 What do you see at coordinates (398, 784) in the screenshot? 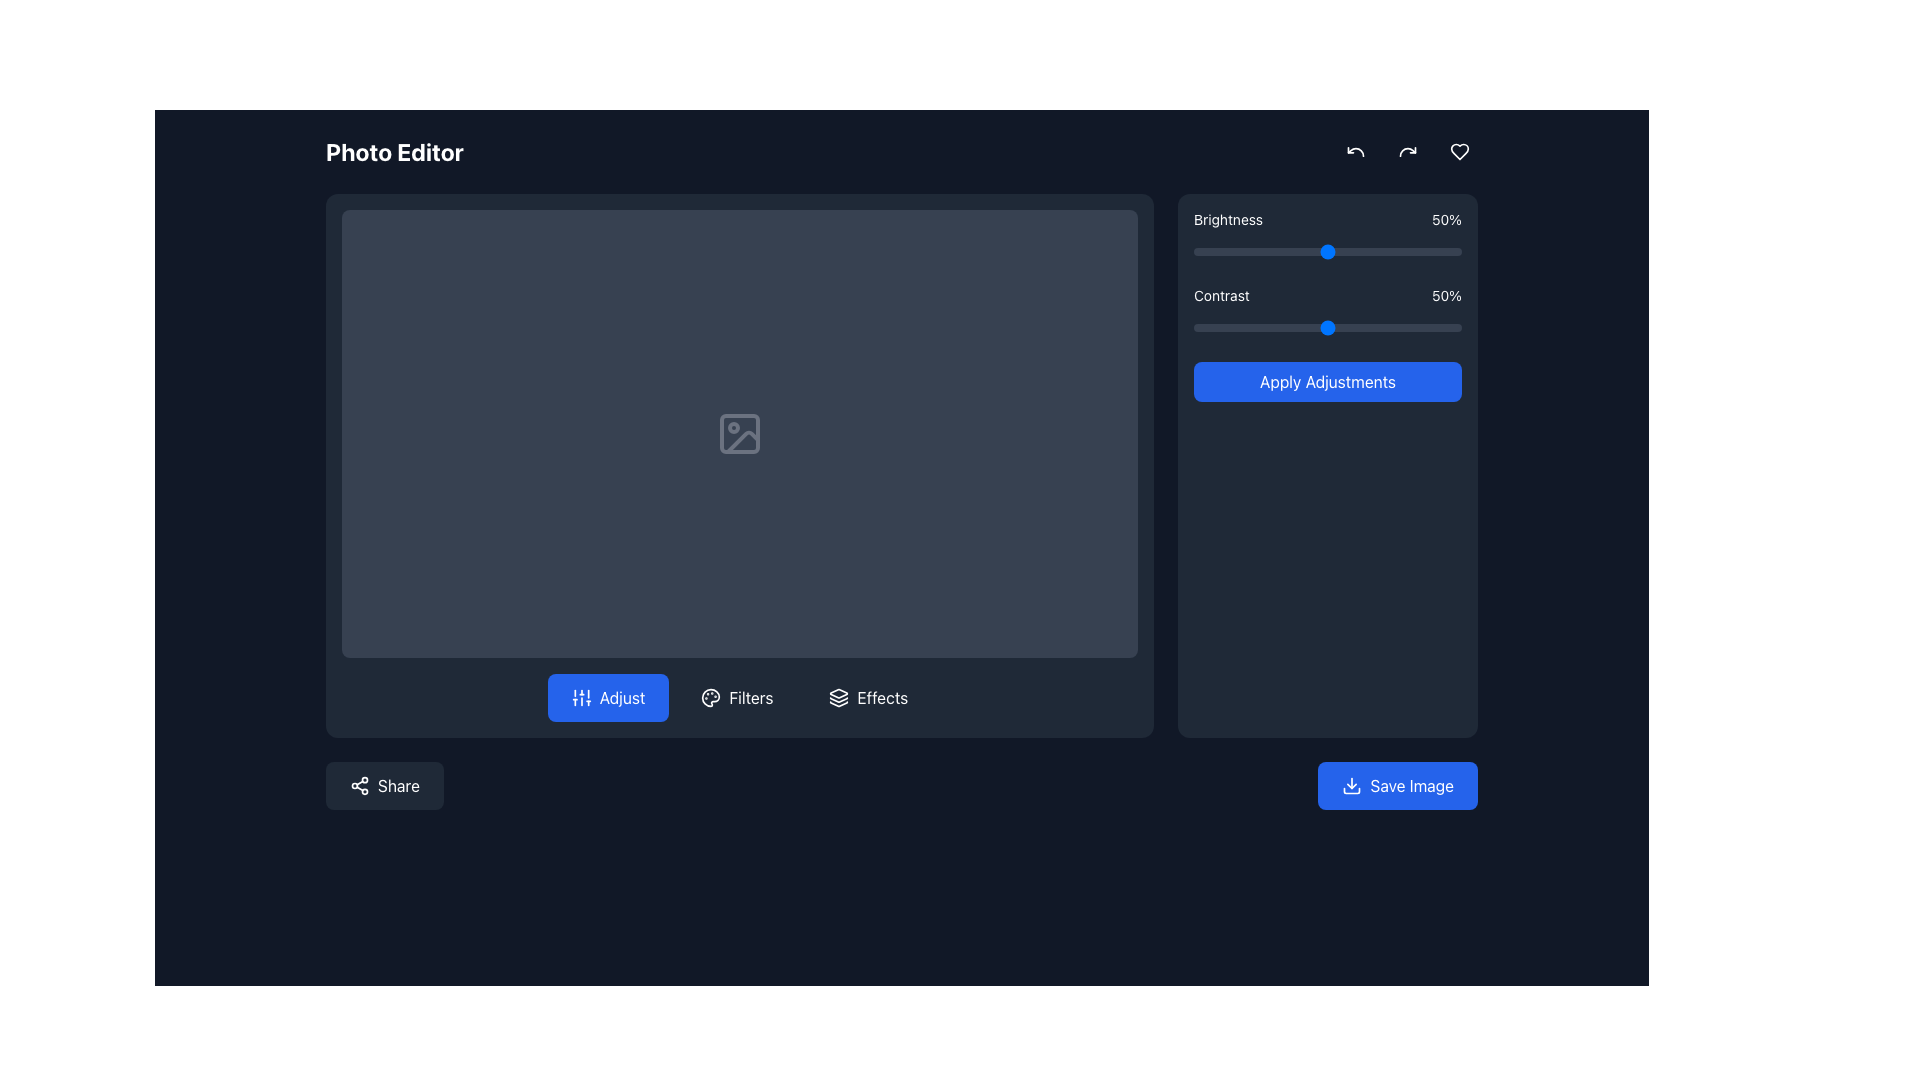
I see `the 'Share' text label located at the bottom-left corner of the interface, which indicates the function of the share button, to initiate sharing` at bounding box center [398, 784].